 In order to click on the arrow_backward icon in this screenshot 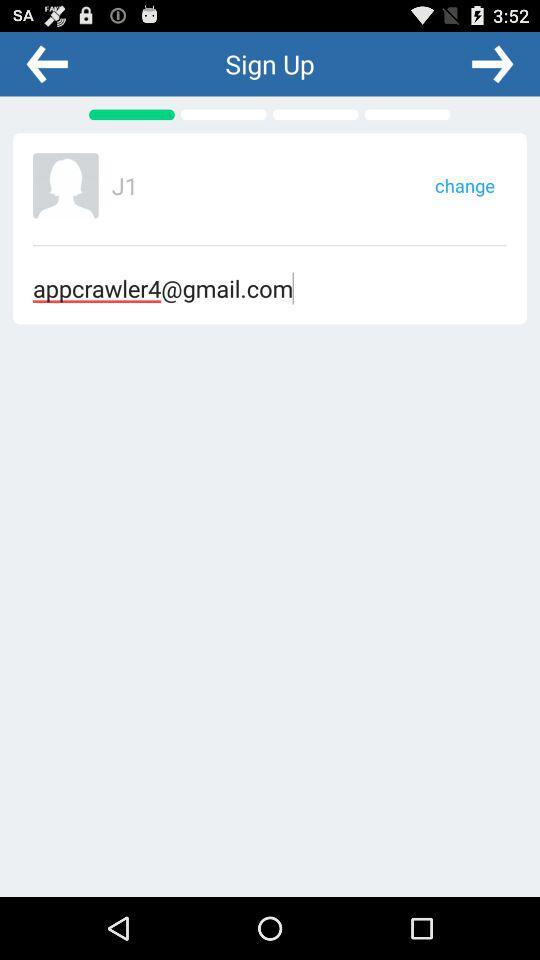, I will do `click(47, 68)`.